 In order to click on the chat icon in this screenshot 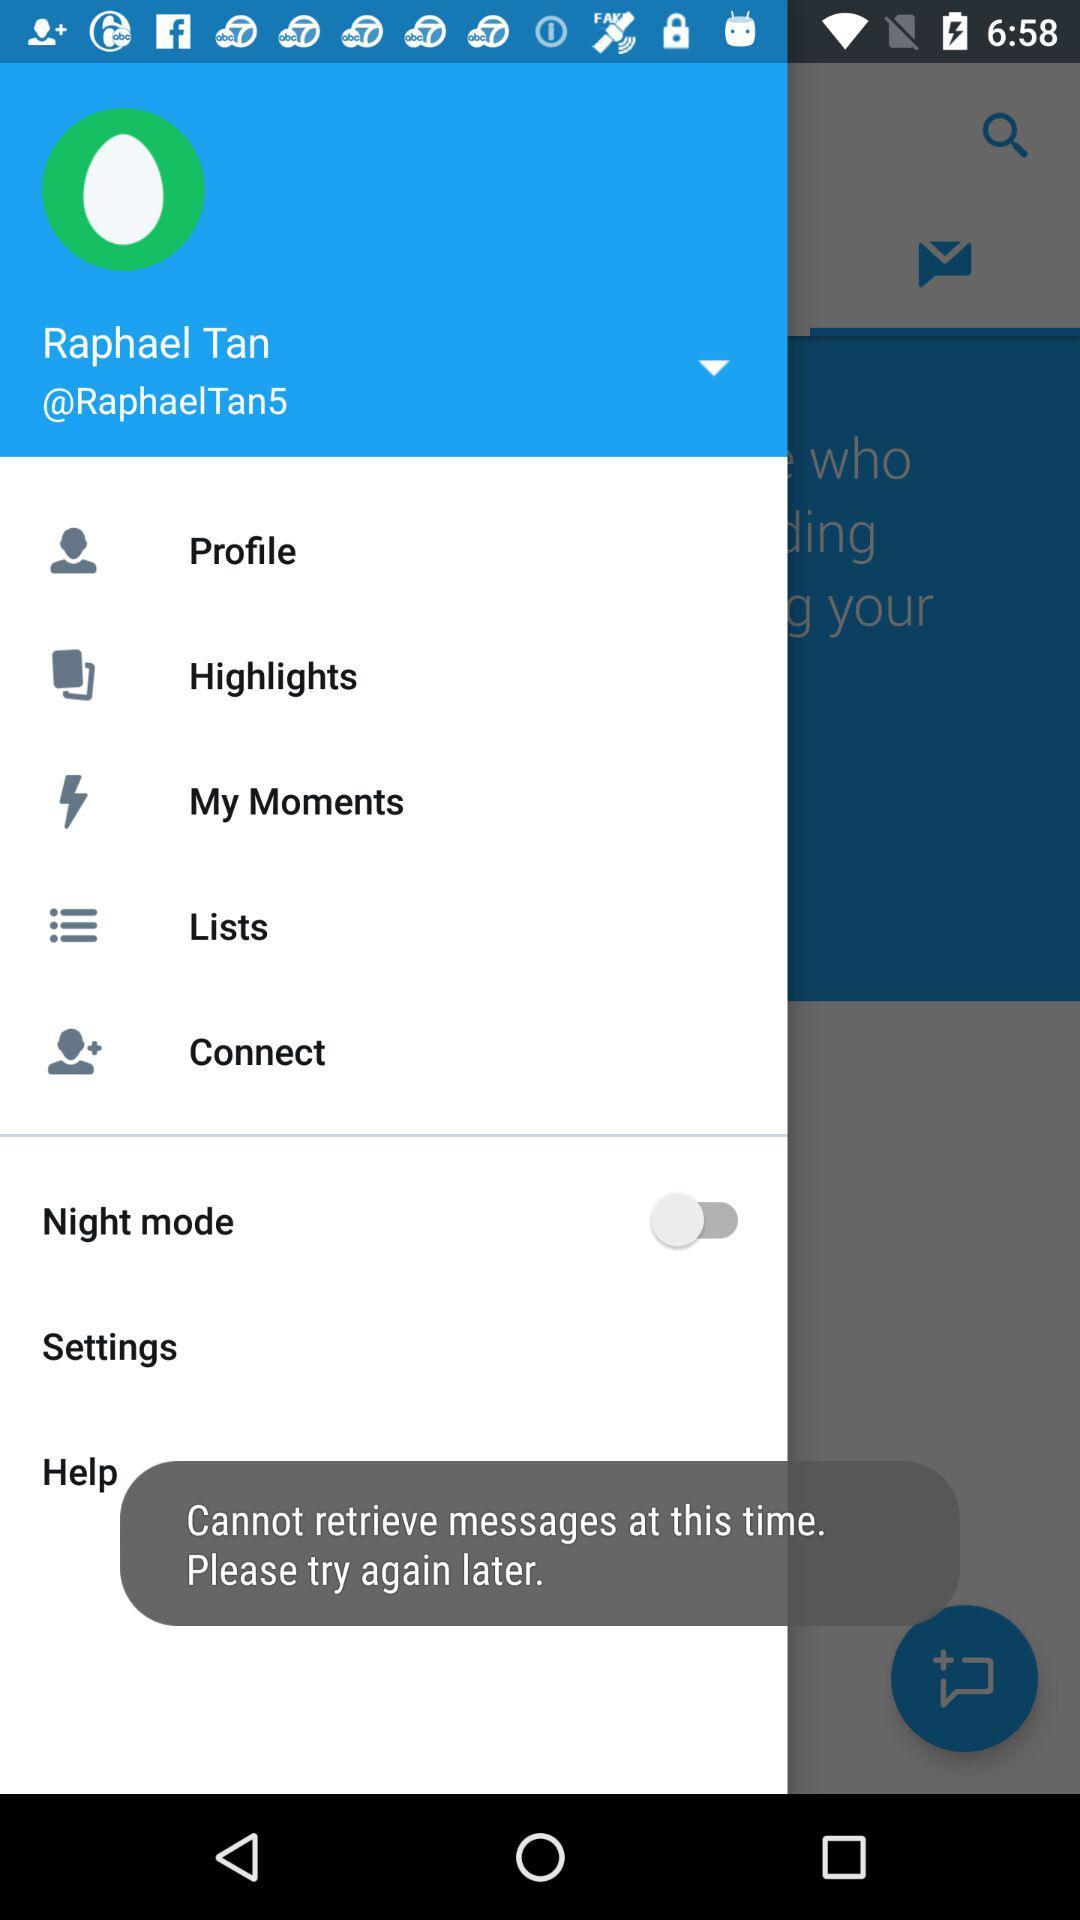, I will do `click(963, 1678)`.